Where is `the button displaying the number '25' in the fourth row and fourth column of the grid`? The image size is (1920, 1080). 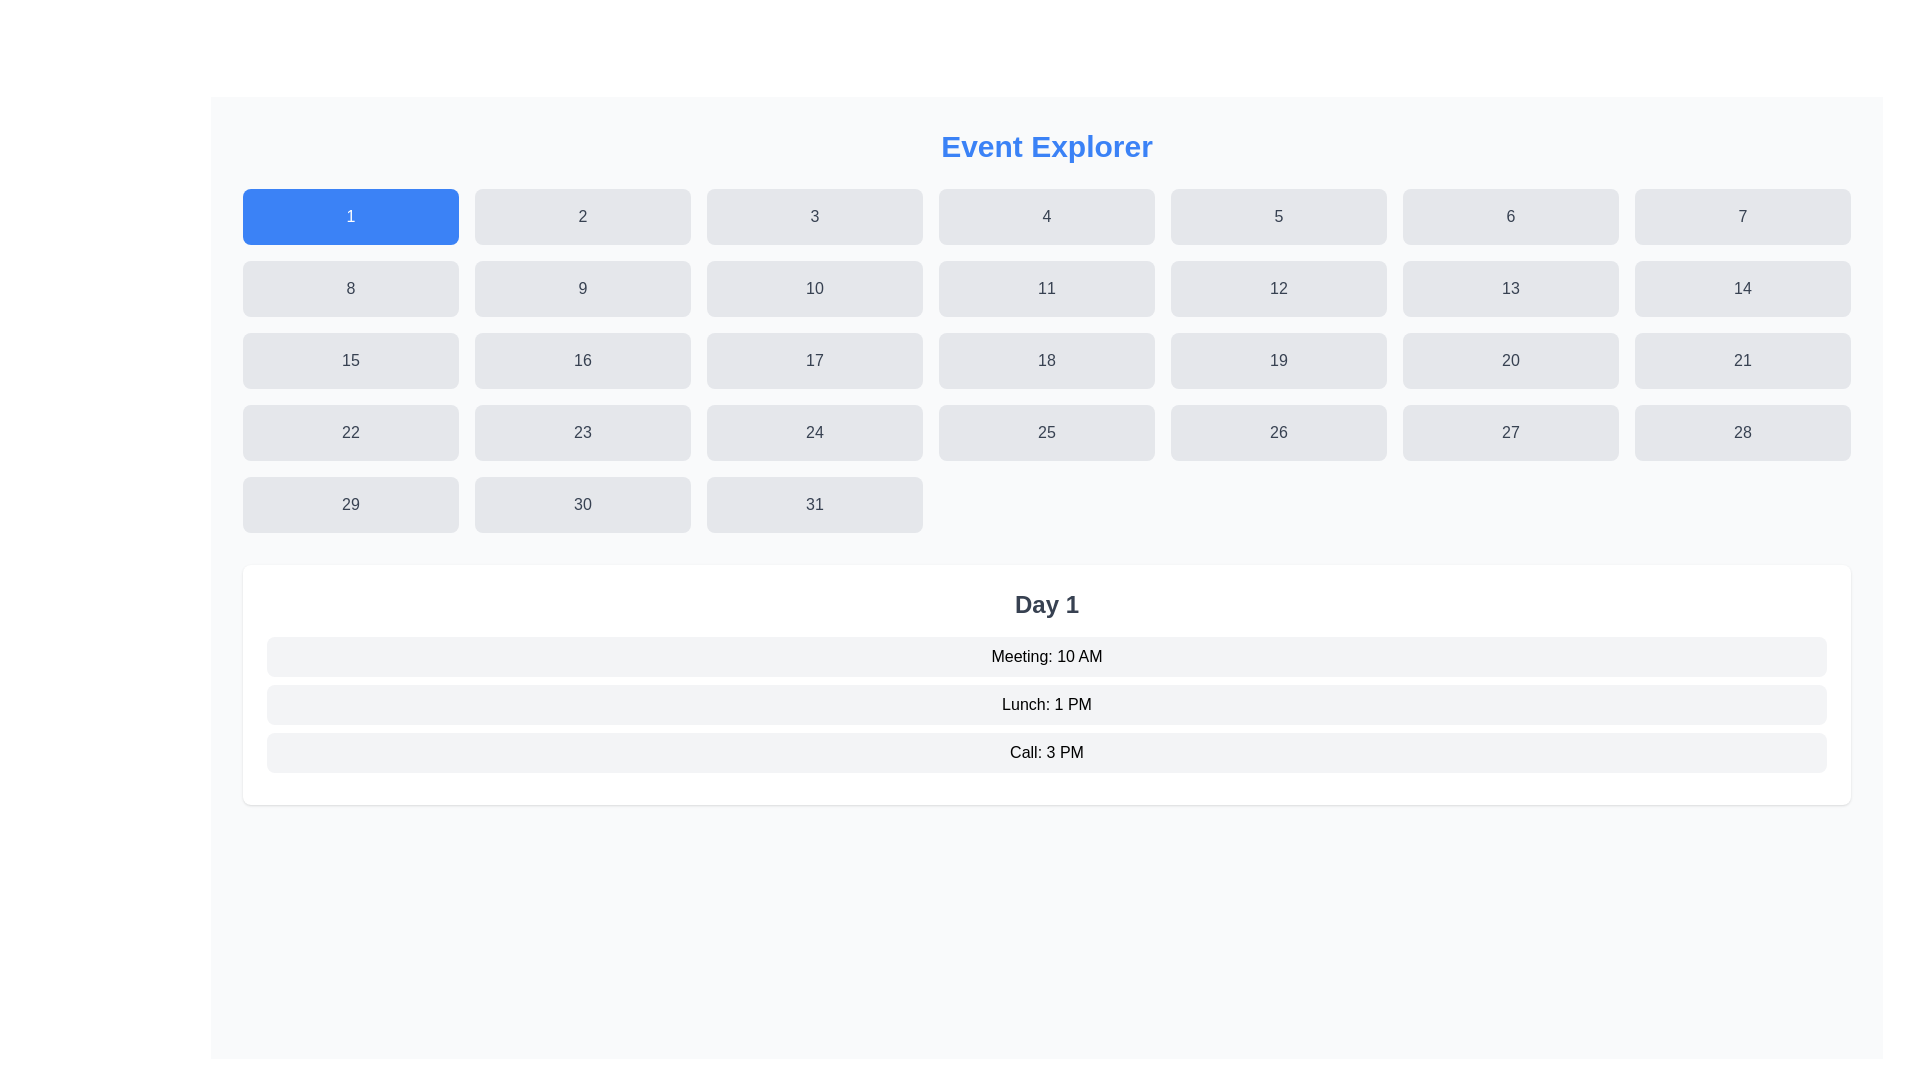
the button displaying the number '25' in the fourth row and fourth column of the grid is located at coordinates (1045, 431).